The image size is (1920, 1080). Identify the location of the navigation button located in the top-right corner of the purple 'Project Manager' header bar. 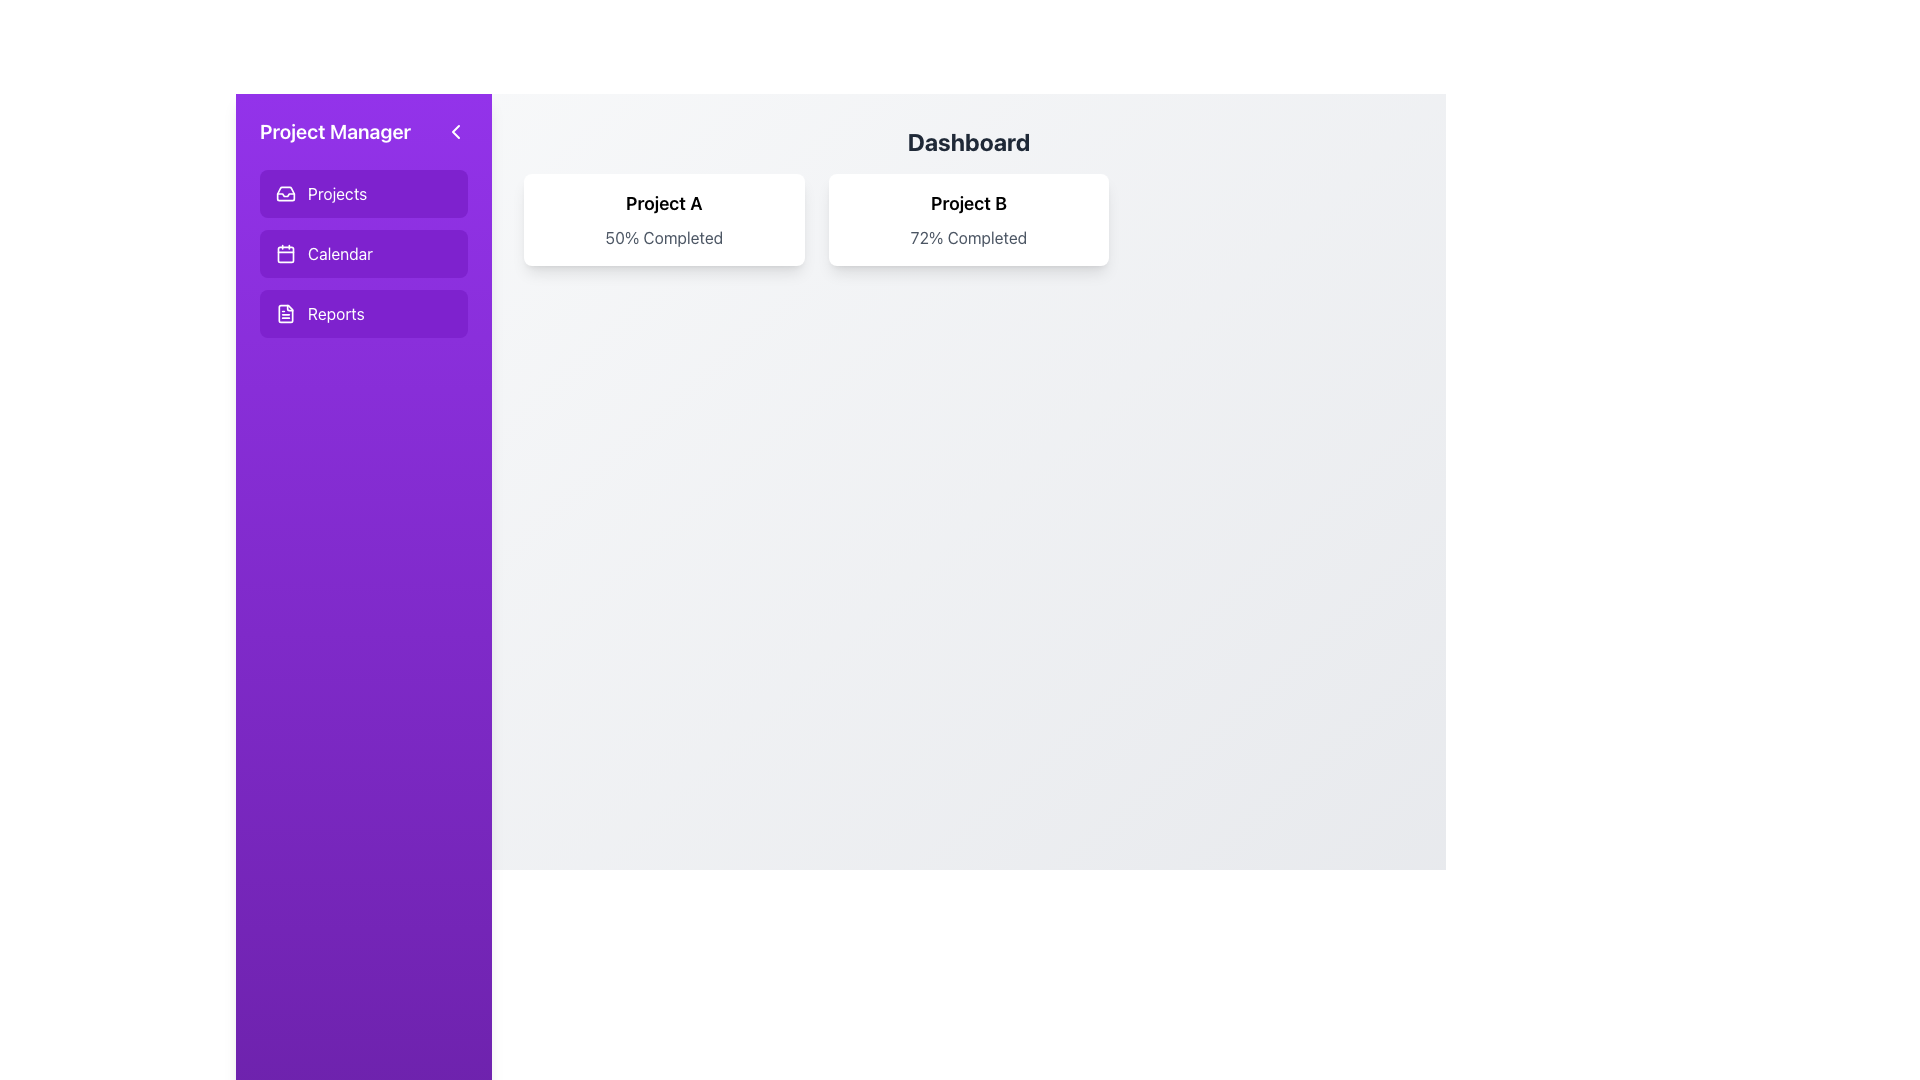
(455, 131).